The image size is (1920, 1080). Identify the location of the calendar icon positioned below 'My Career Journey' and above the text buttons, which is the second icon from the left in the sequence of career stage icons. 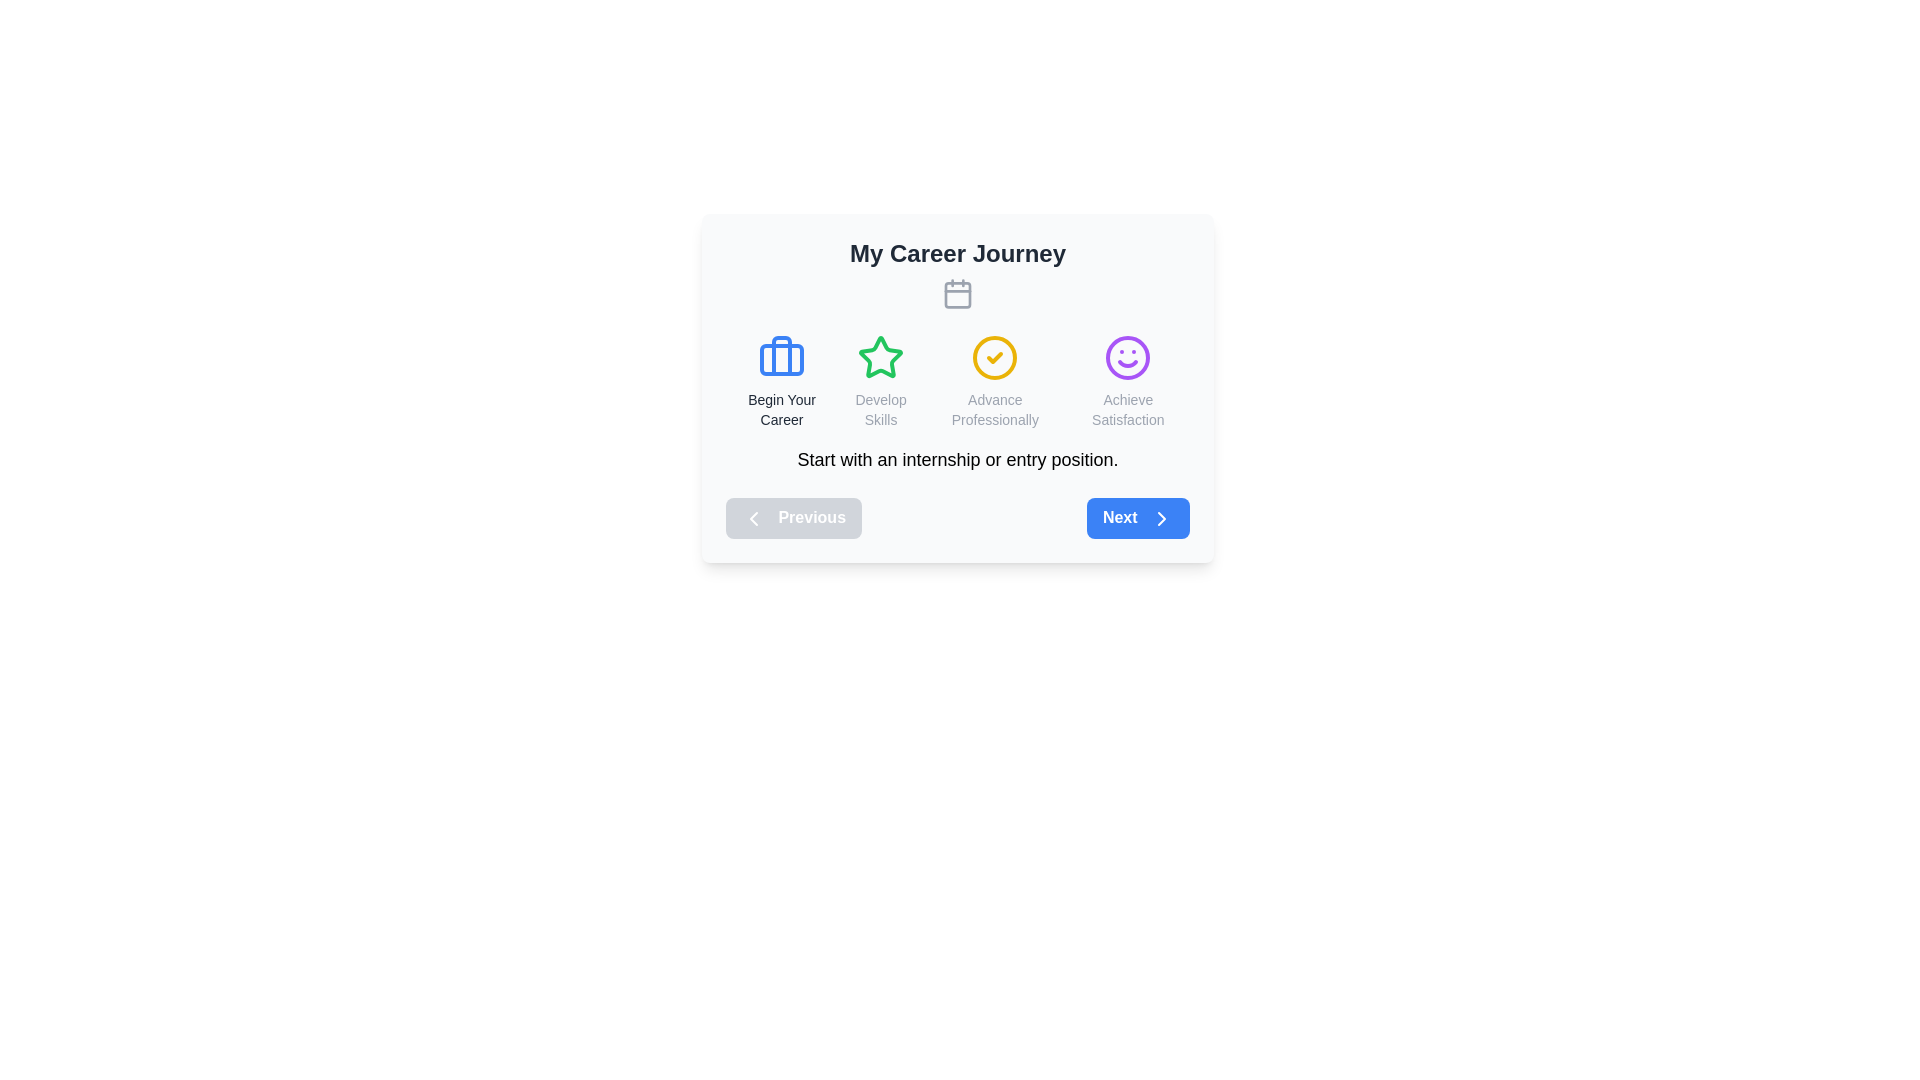
(957, 293).